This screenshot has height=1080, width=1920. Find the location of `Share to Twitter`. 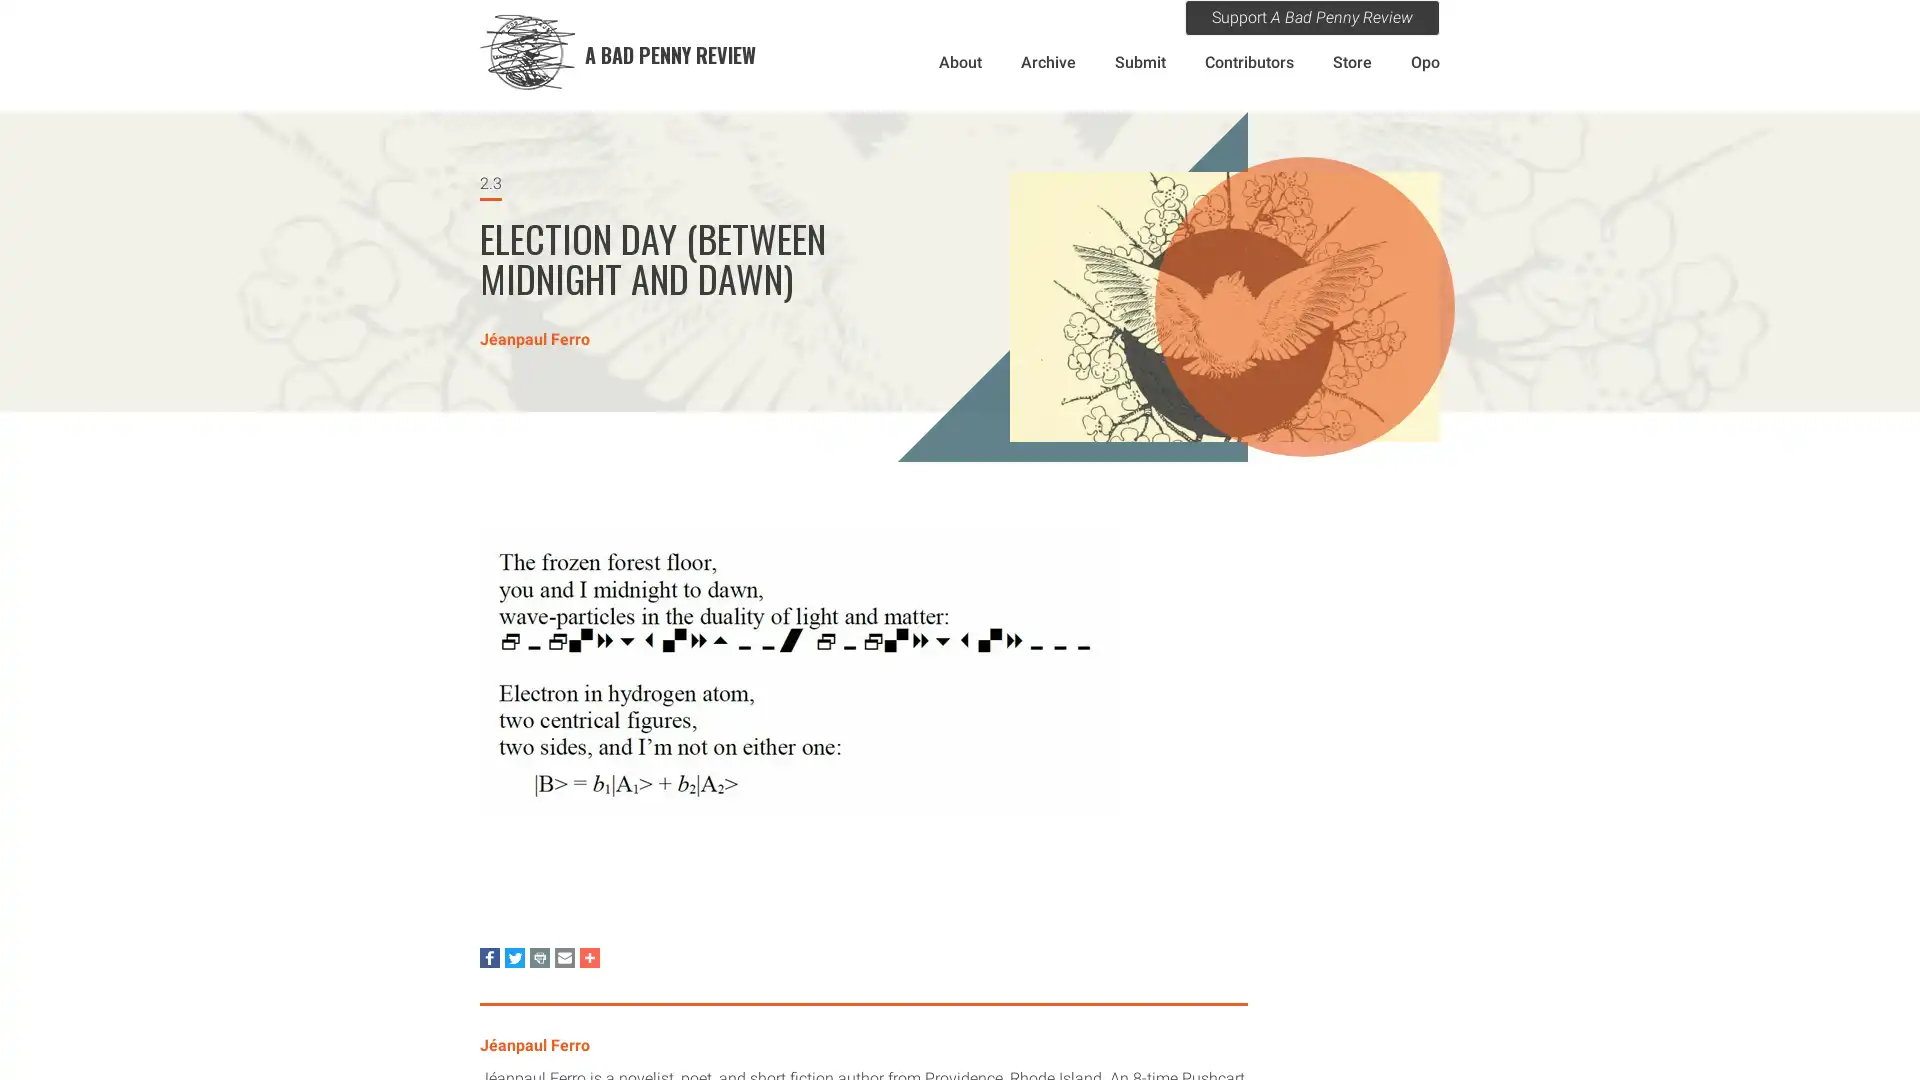

Share to Twitter is located at coordinates (514, 956).